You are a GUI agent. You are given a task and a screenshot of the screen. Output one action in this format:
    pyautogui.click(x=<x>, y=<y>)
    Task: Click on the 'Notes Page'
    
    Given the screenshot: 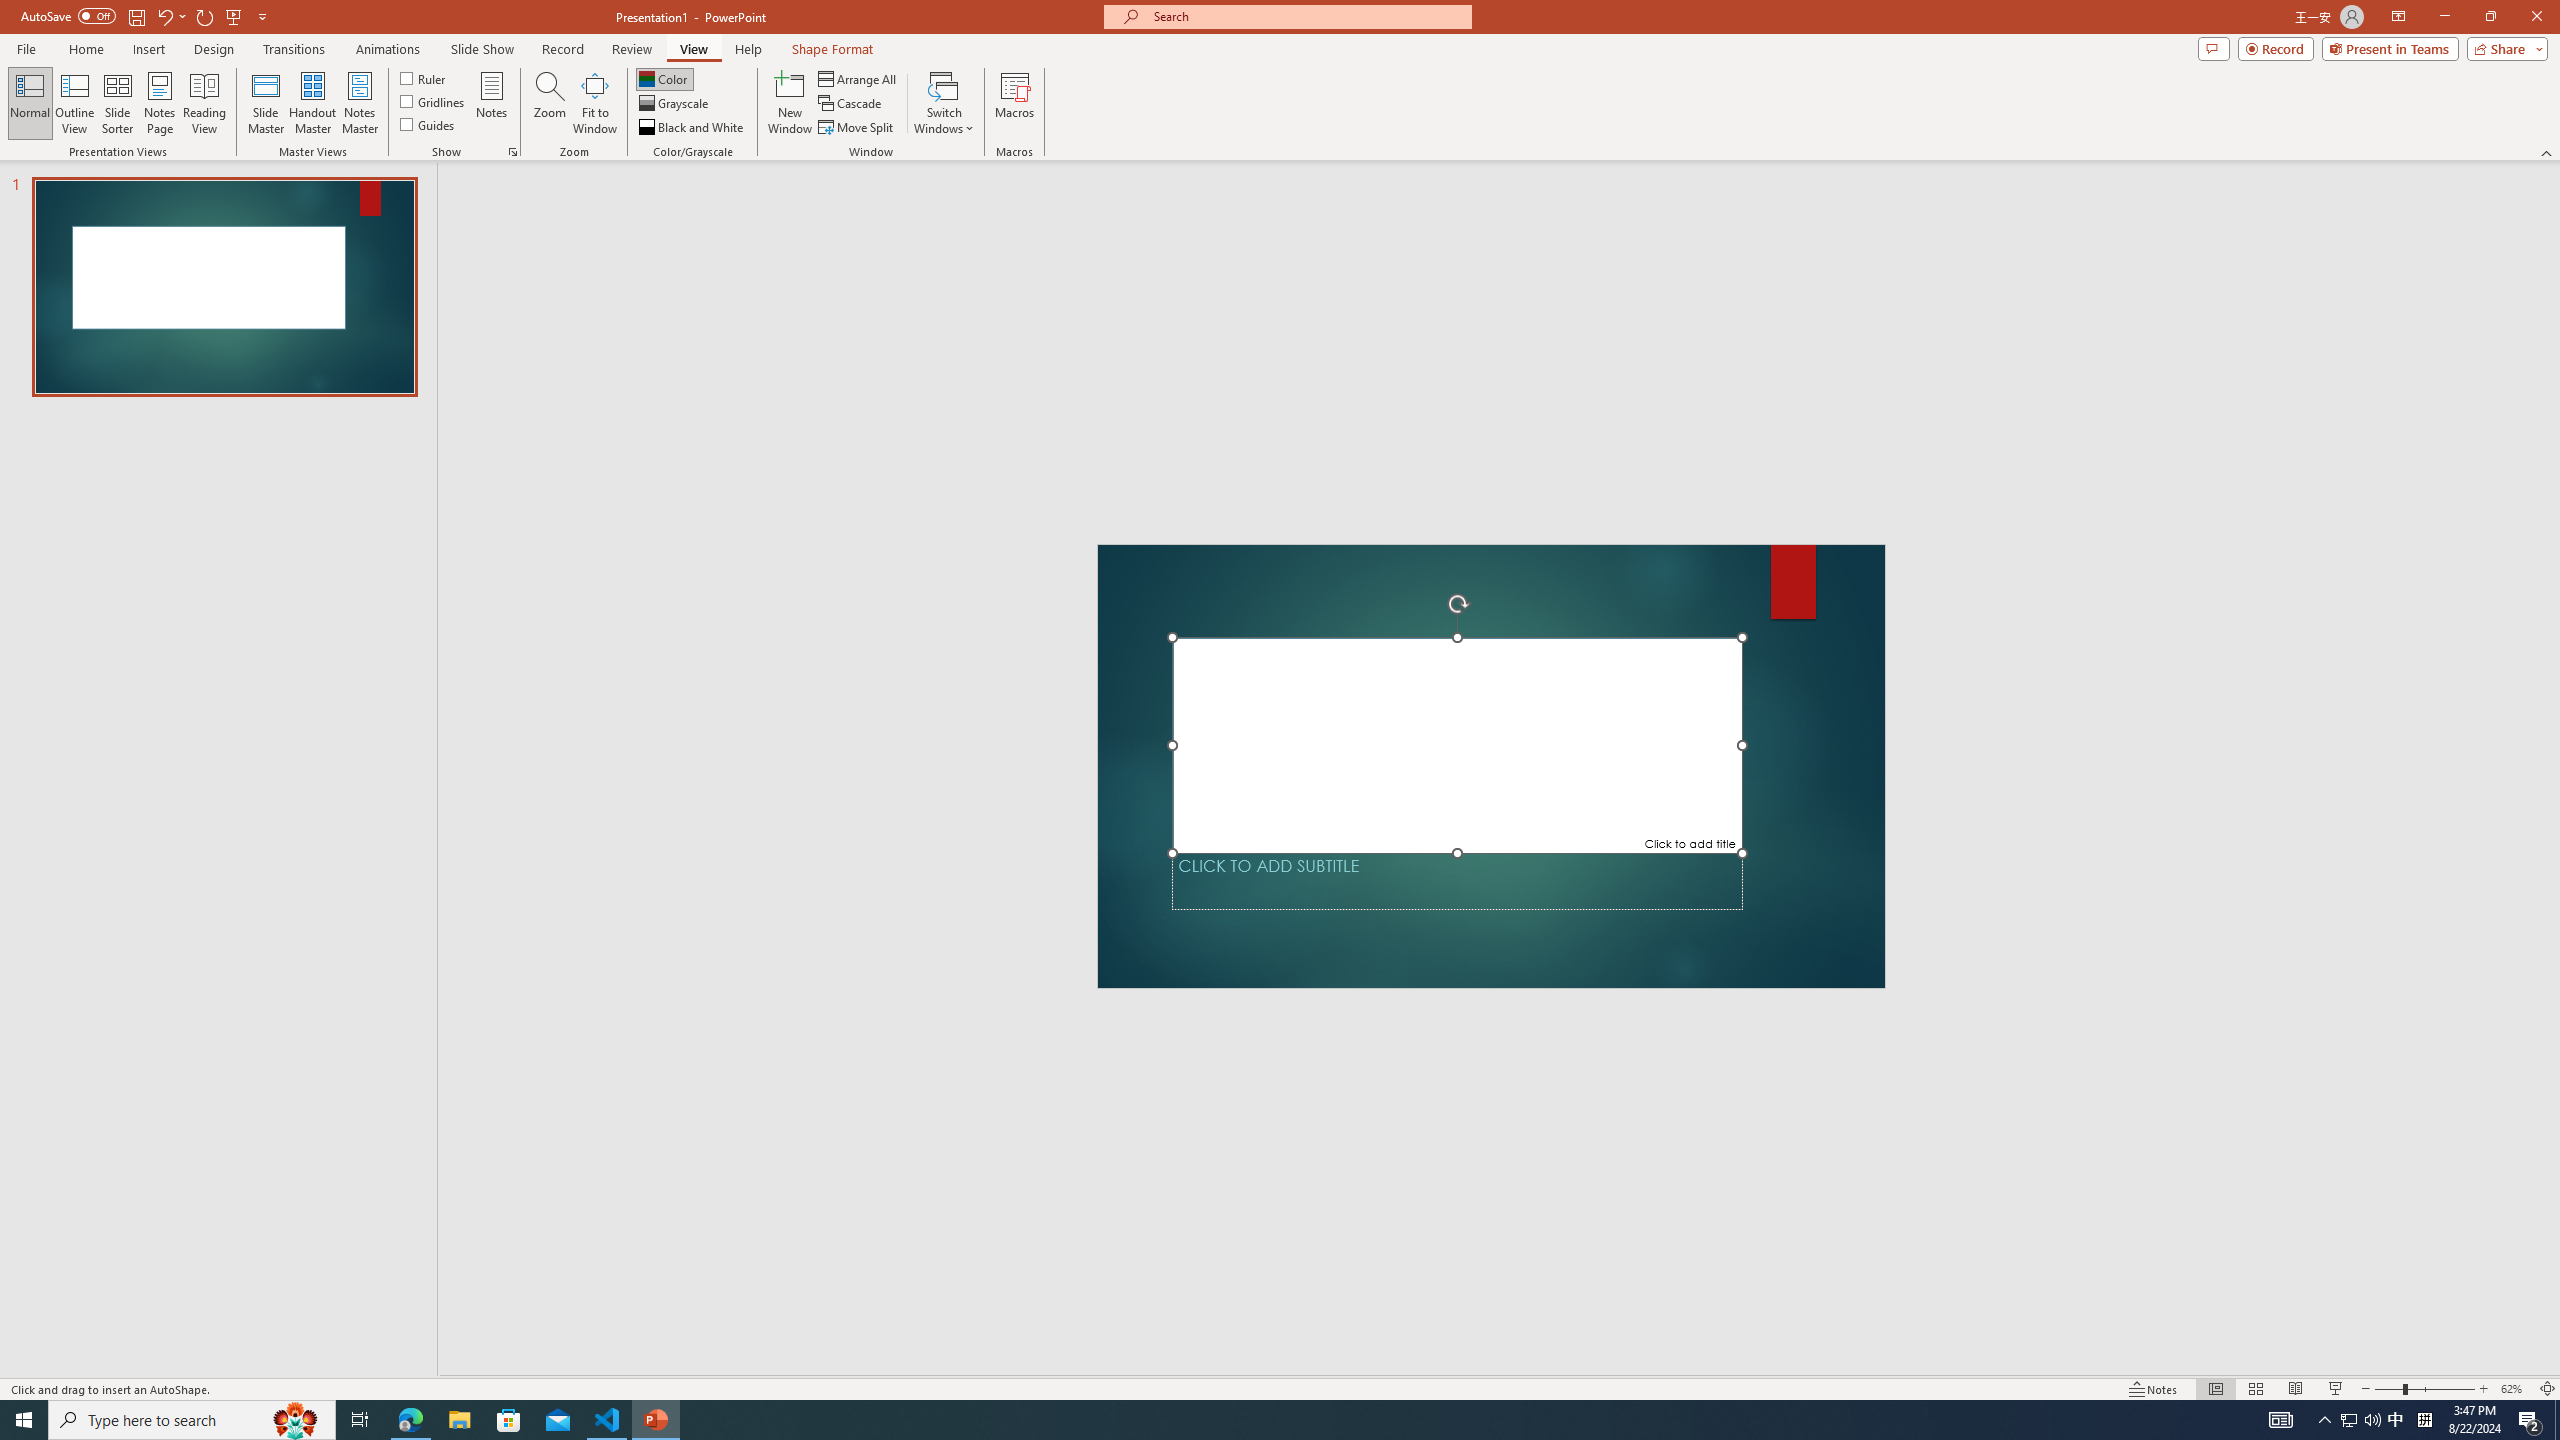 What is the action you would take?
    pyautogui.click(x=159, y=103)
    